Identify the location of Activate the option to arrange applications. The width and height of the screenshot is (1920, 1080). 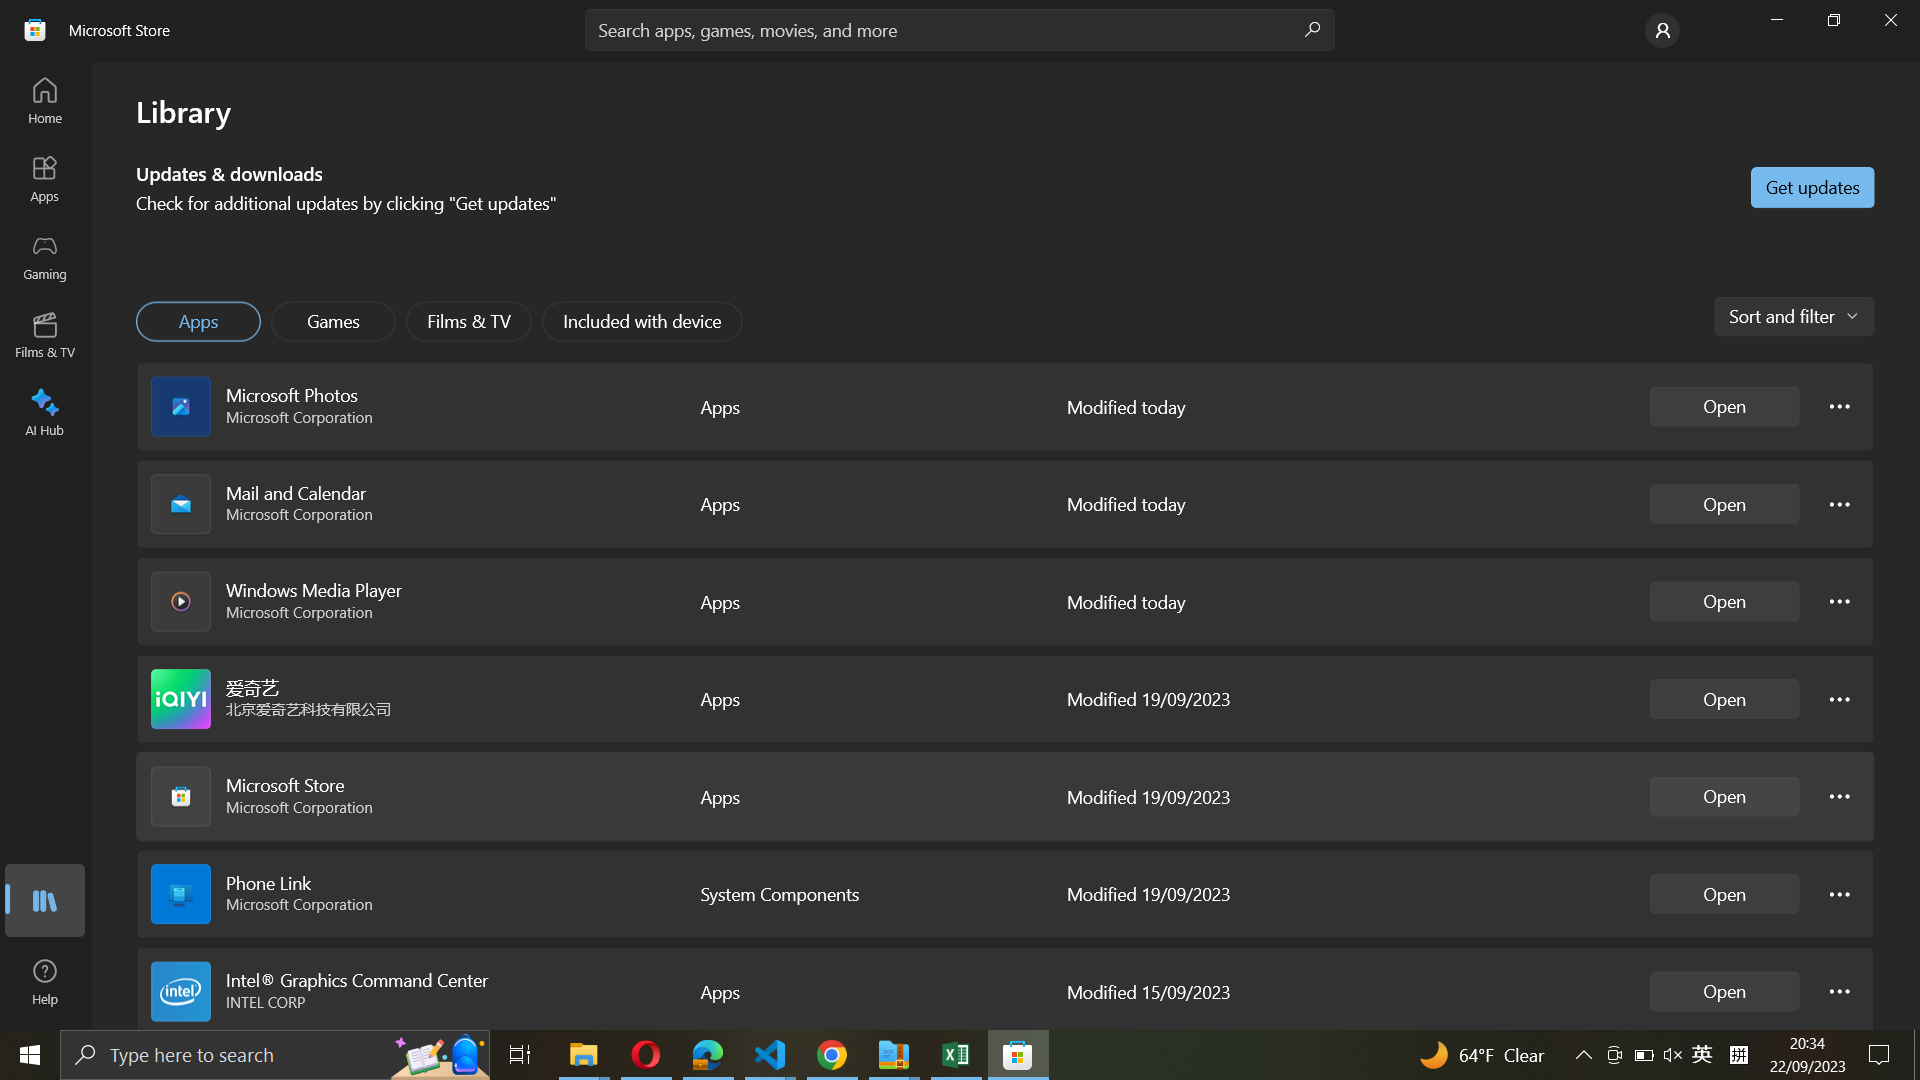
(1792, 315).